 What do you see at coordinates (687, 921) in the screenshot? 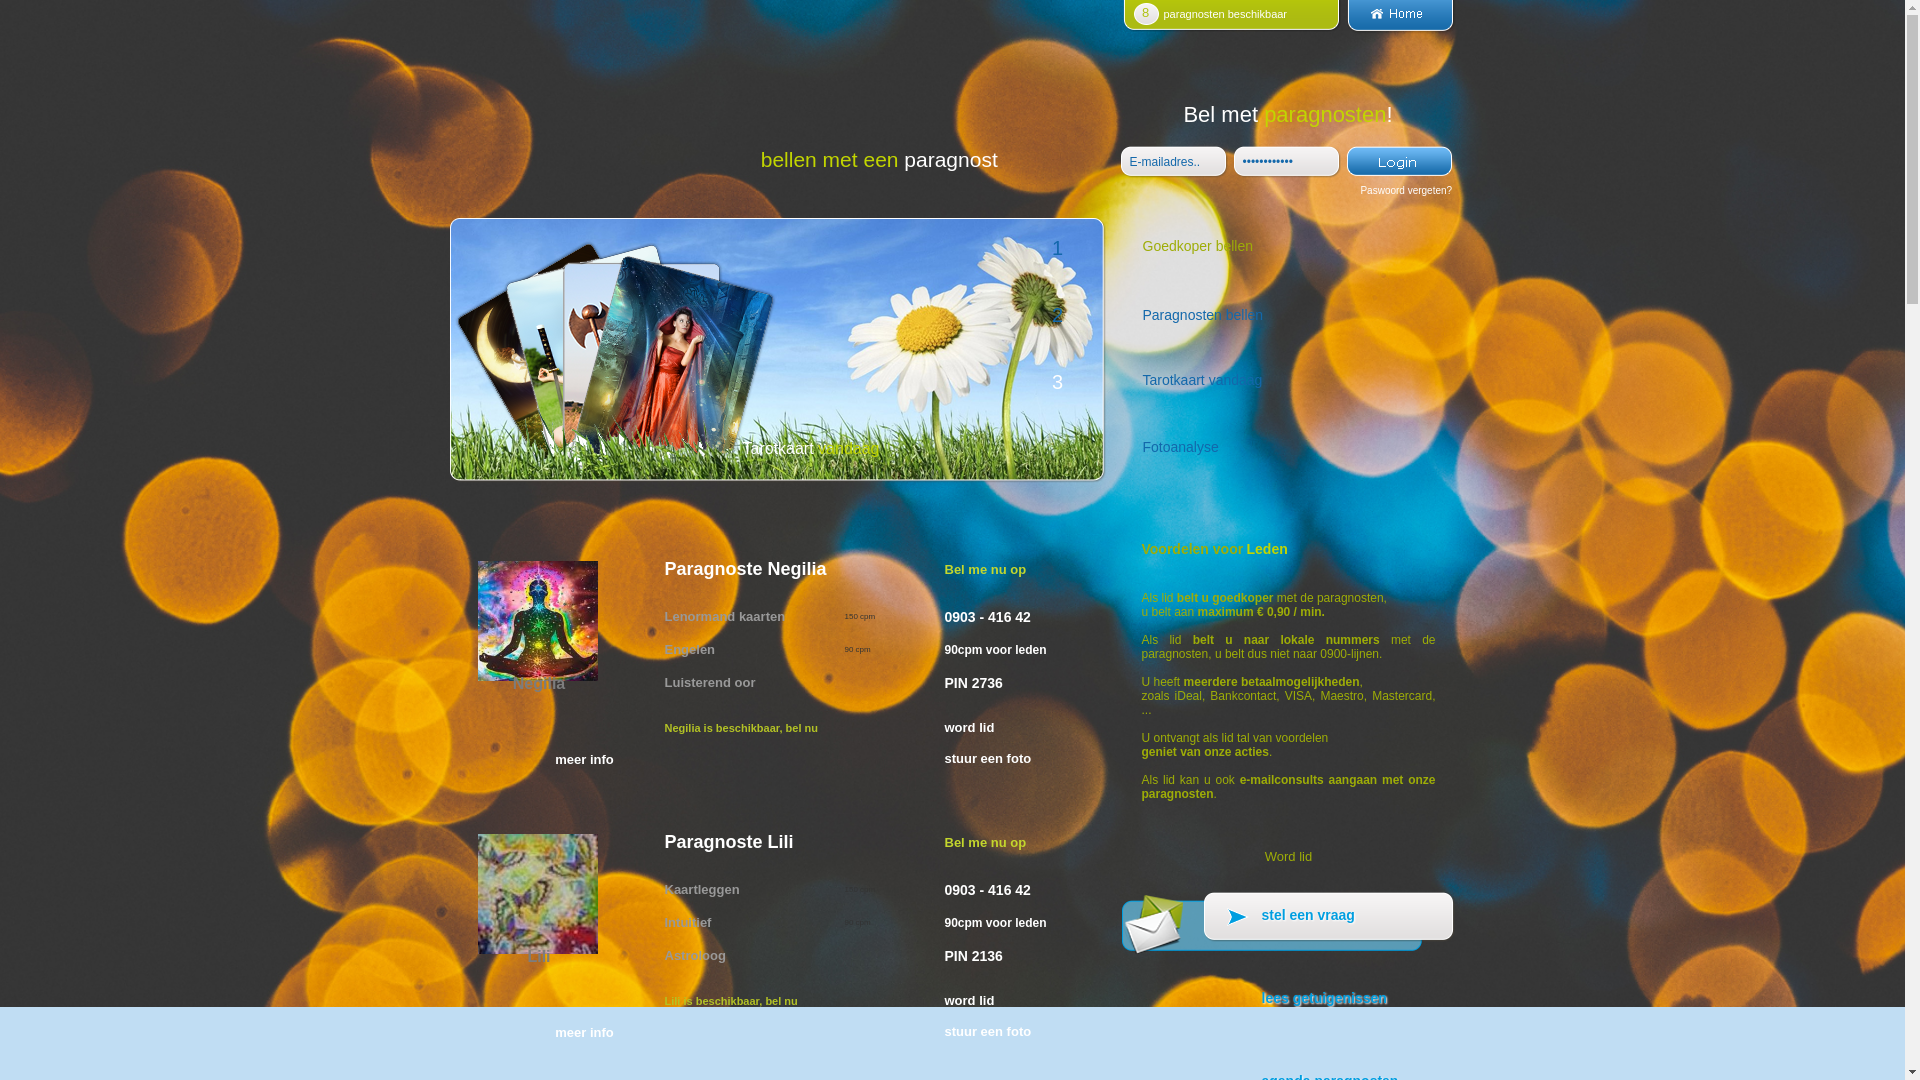
I see `'Intuitief'` at bounding box center [687, 921].